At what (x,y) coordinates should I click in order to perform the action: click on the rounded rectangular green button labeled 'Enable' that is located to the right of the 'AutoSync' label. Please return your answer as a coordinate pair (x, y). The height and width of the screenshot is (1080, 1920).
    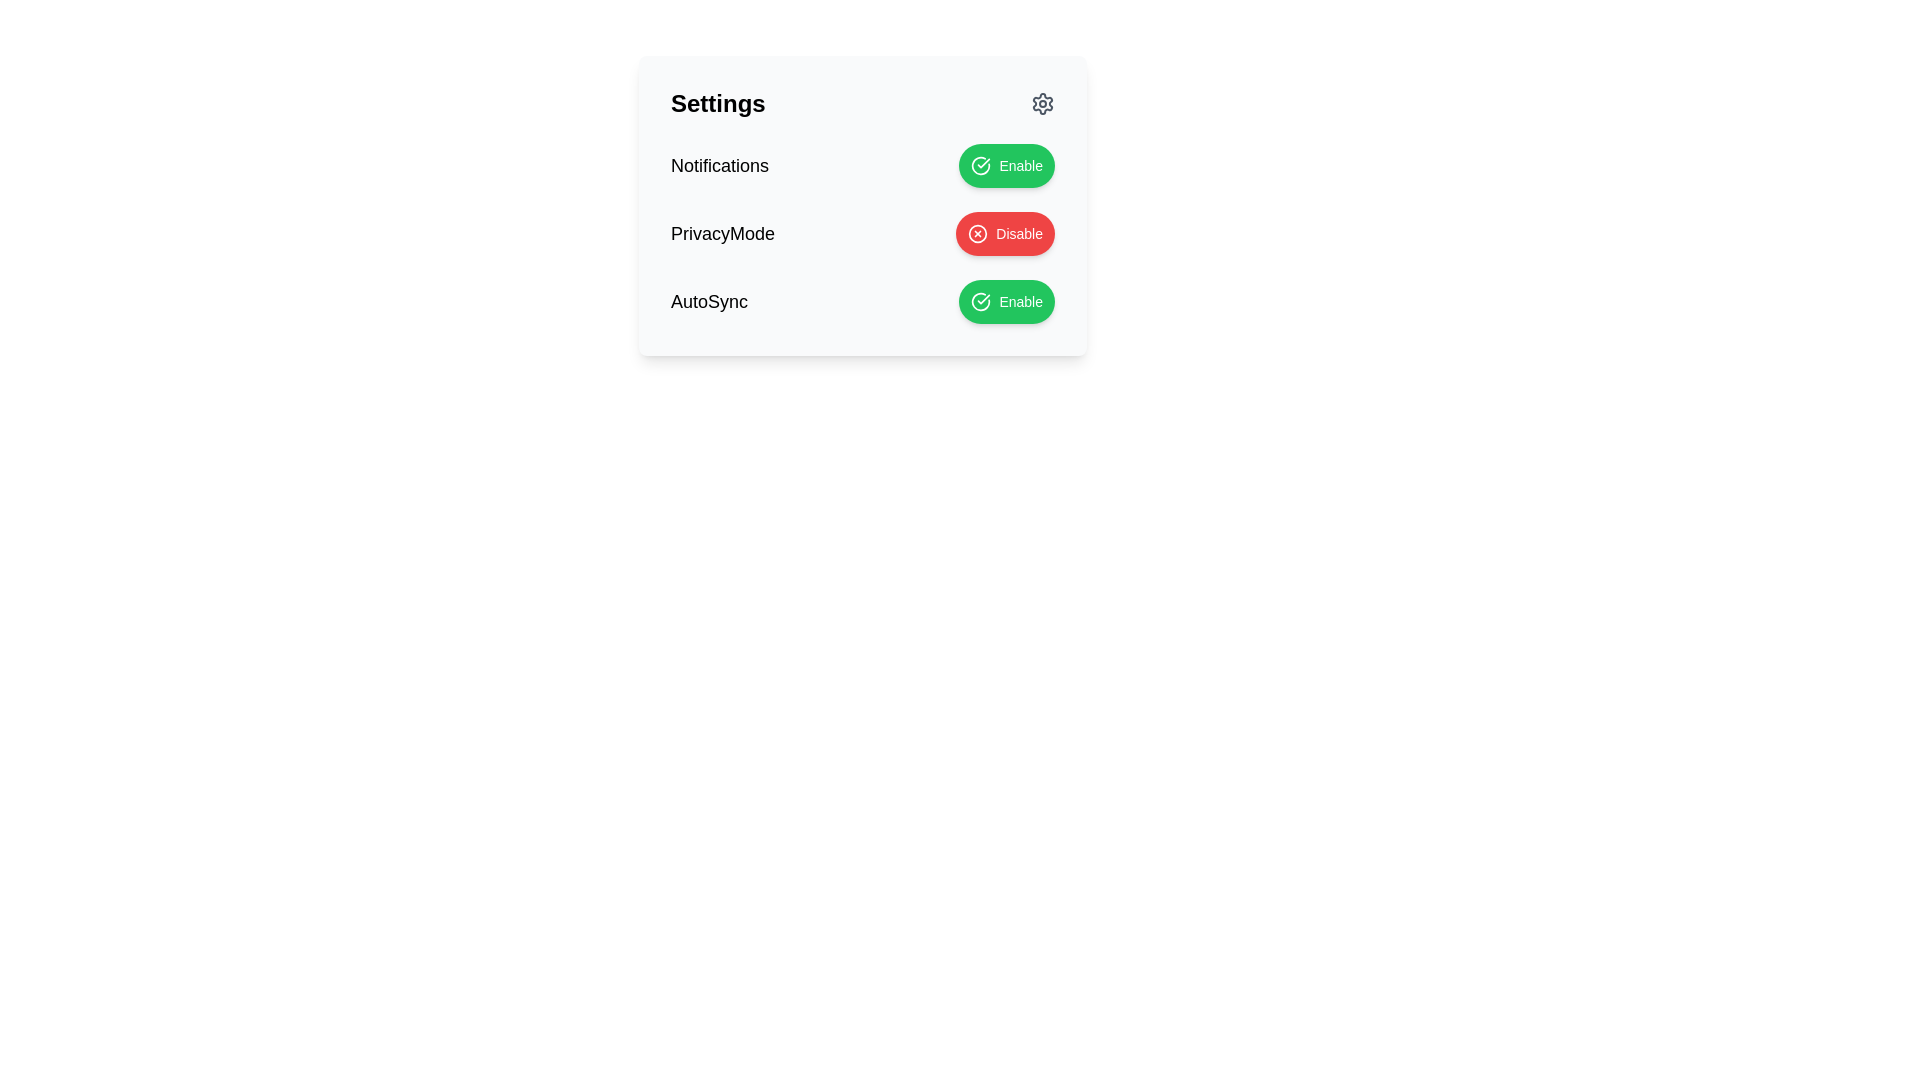
    Looking at the image, I should click on (1007, 301).